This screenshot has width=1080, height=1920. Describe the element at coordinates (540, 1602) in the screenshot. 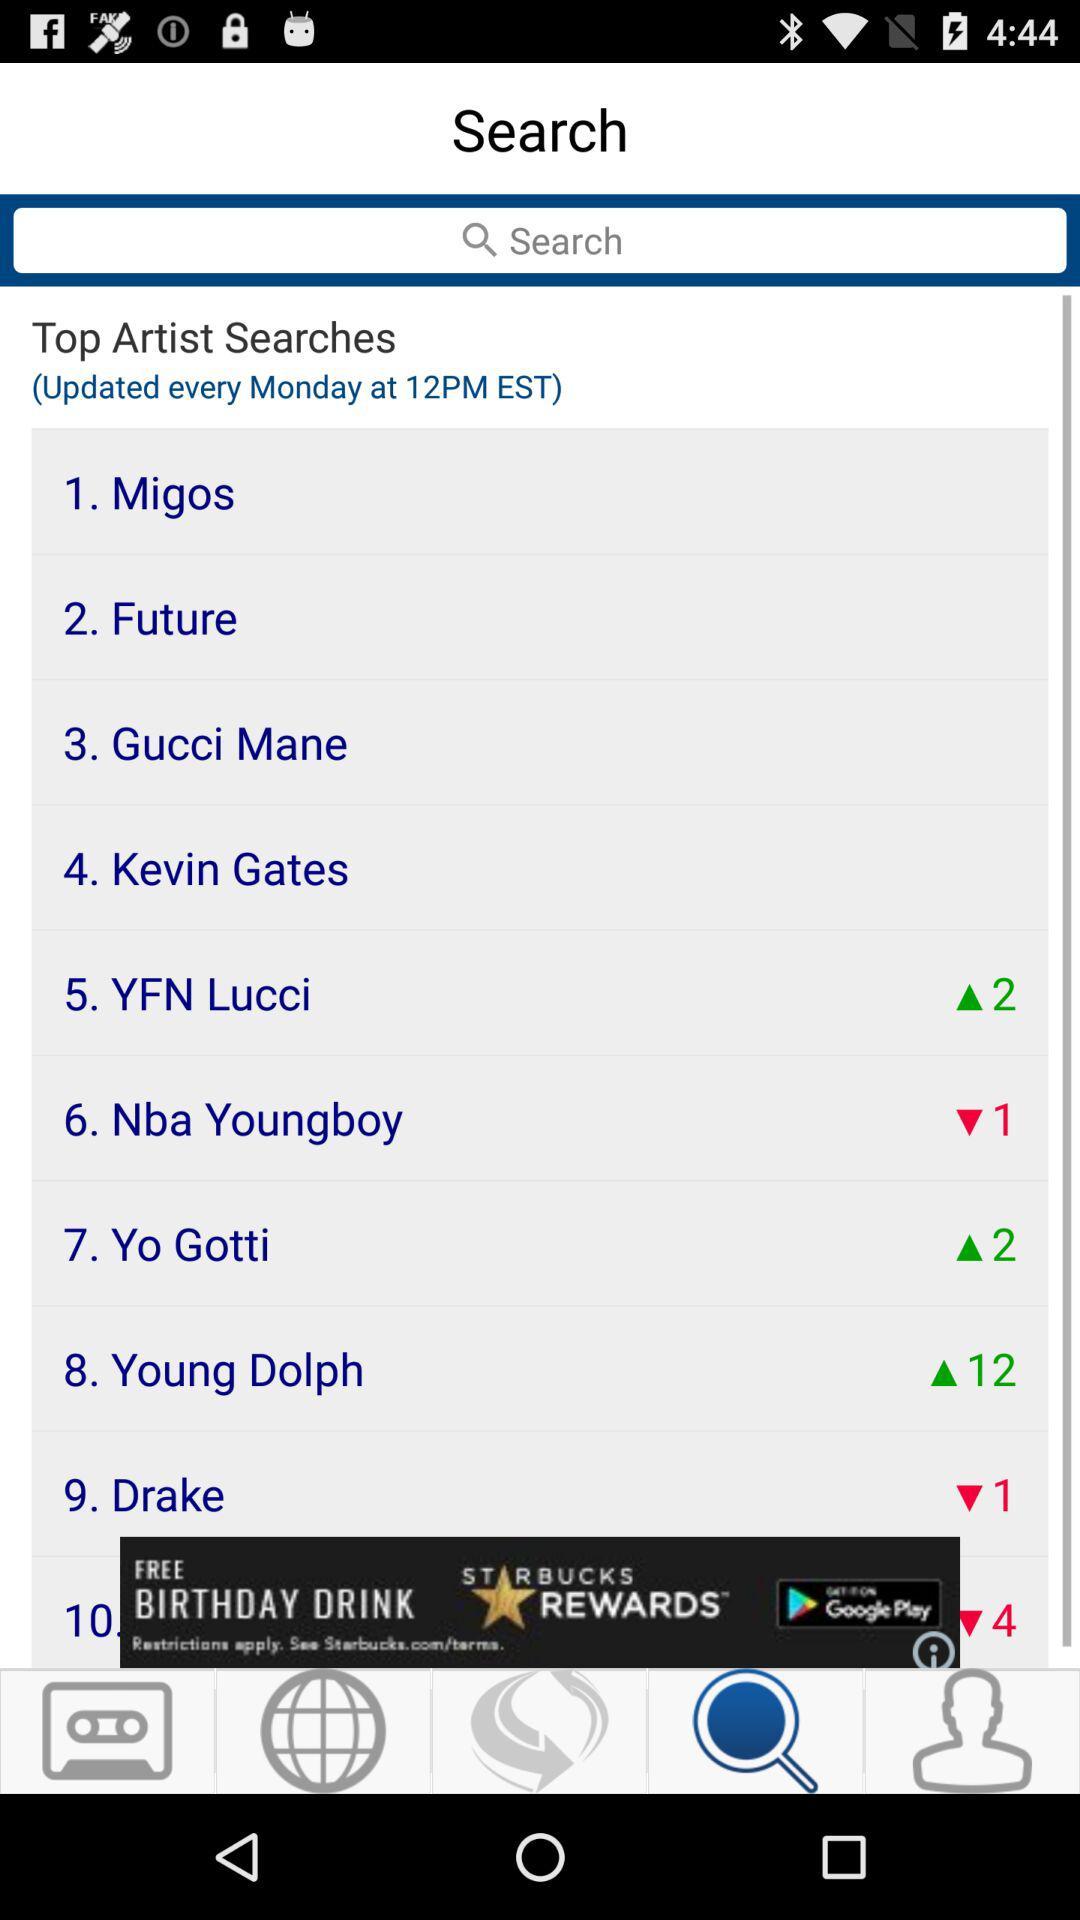

I see `starbucks rewards advertisement` at that location.